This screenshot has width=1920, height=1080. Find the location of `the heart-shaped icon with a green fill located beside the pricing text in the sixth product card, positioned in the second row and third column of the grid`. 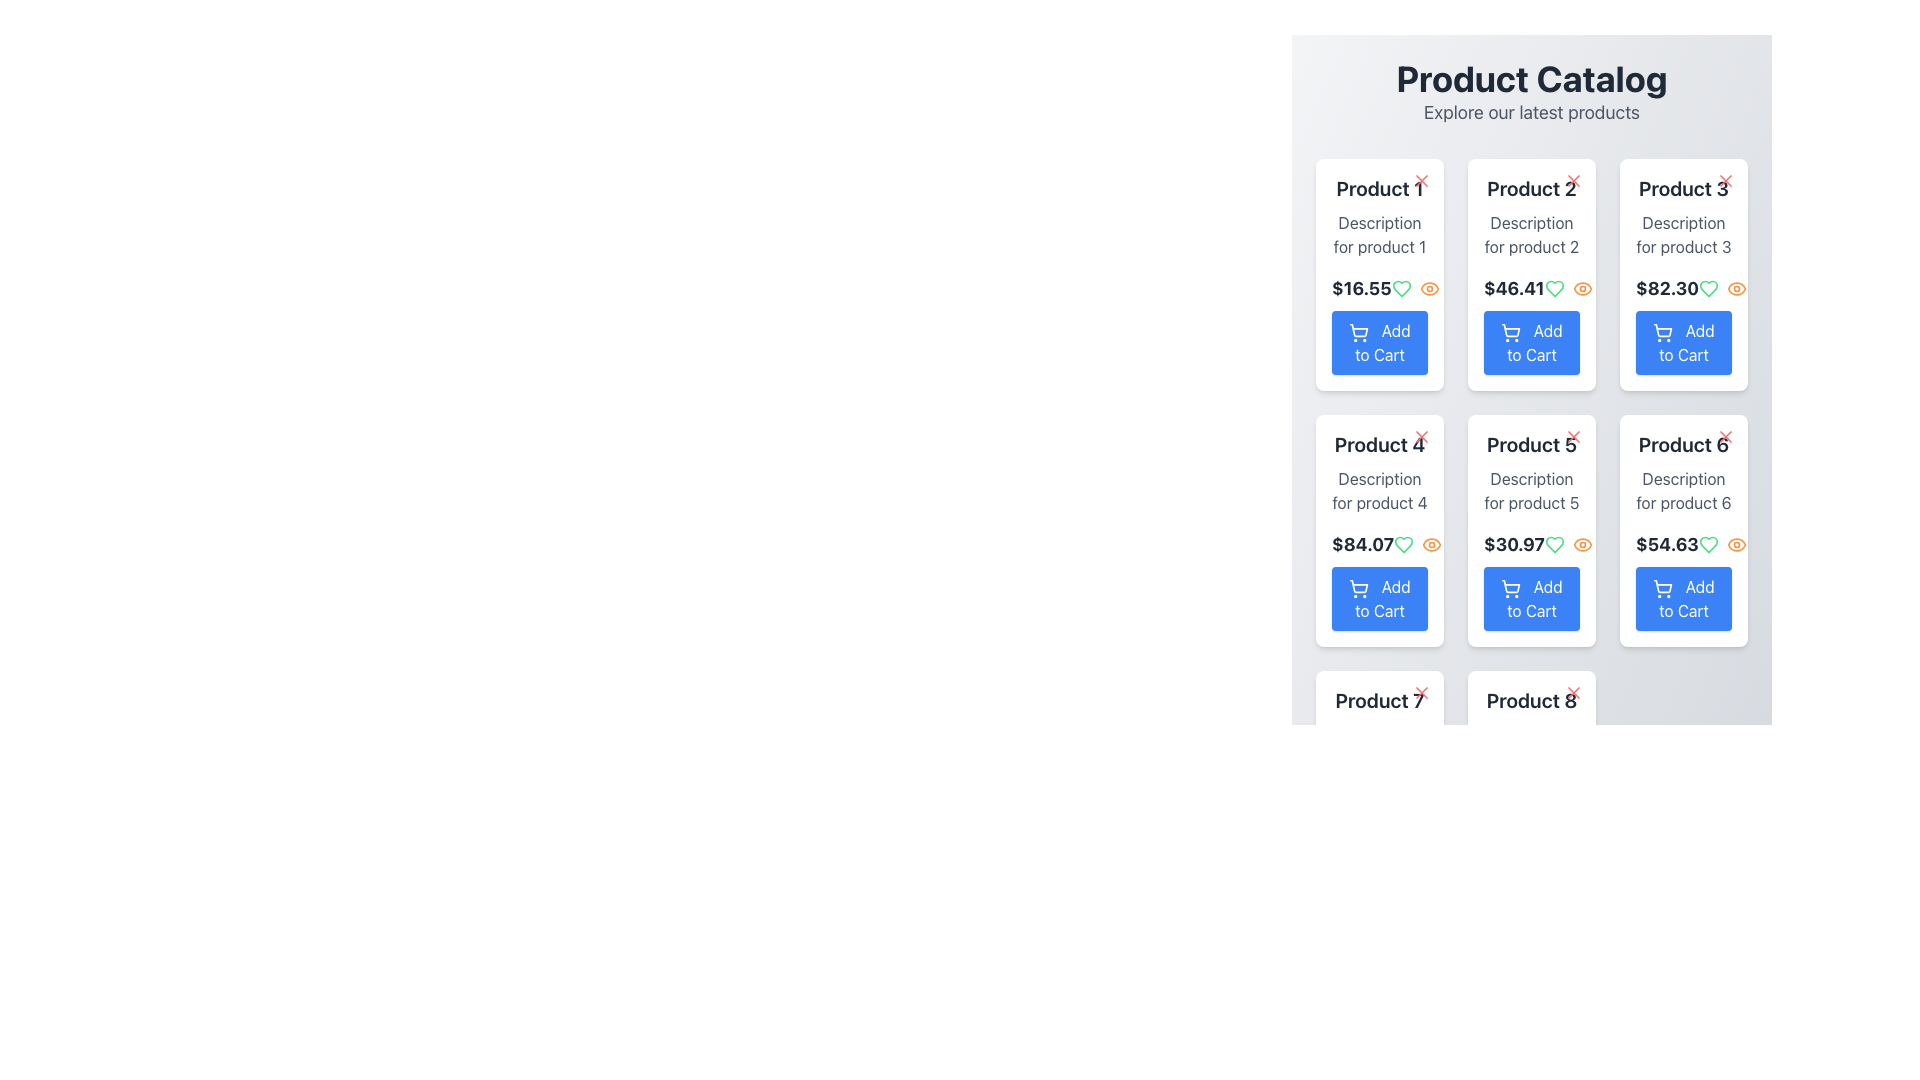

the heart-shaped icon with a green fill located beside the pricing text in the sixth product card, positioned in the second row and third column of the grid is located at coordinates (1707, 544).